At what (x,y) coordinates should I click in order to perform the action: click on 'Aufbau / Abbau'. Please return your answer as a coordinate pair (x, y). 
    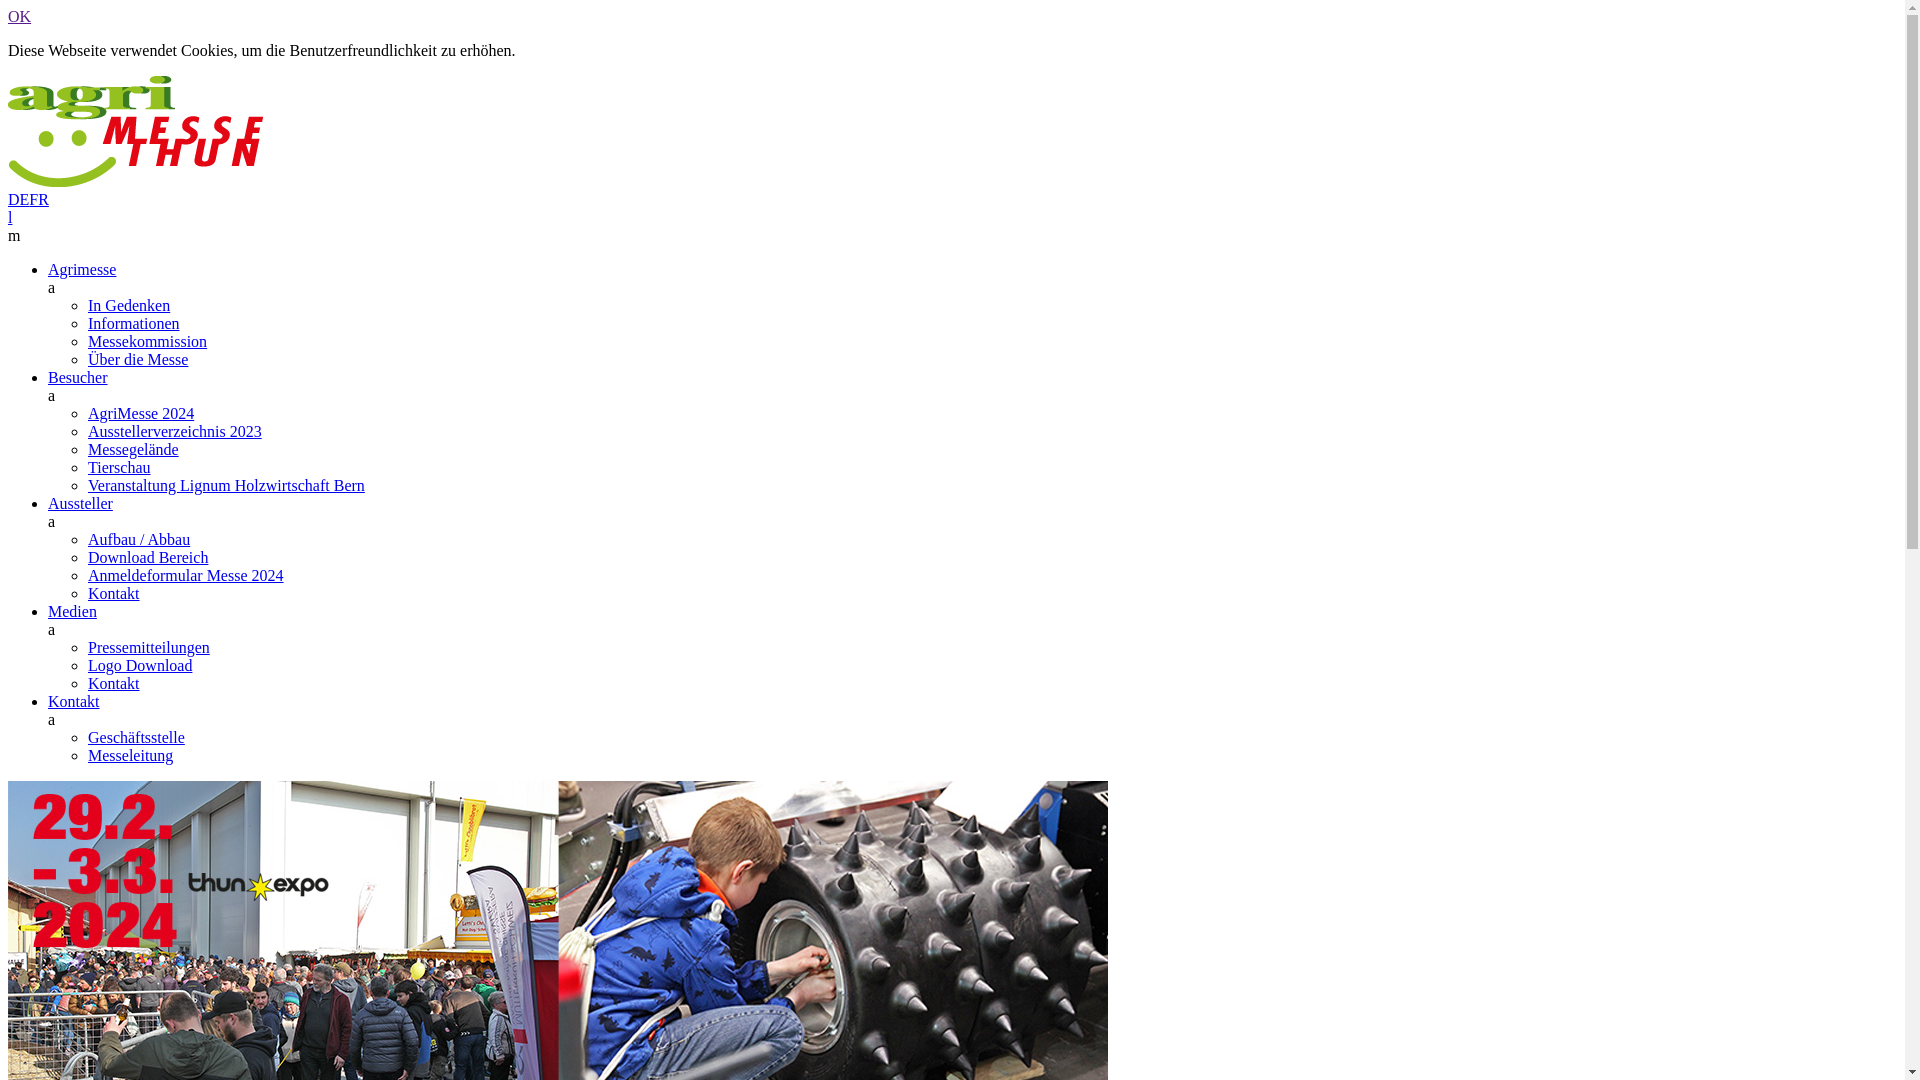
    Looking at the image, I should click on (138, 538).